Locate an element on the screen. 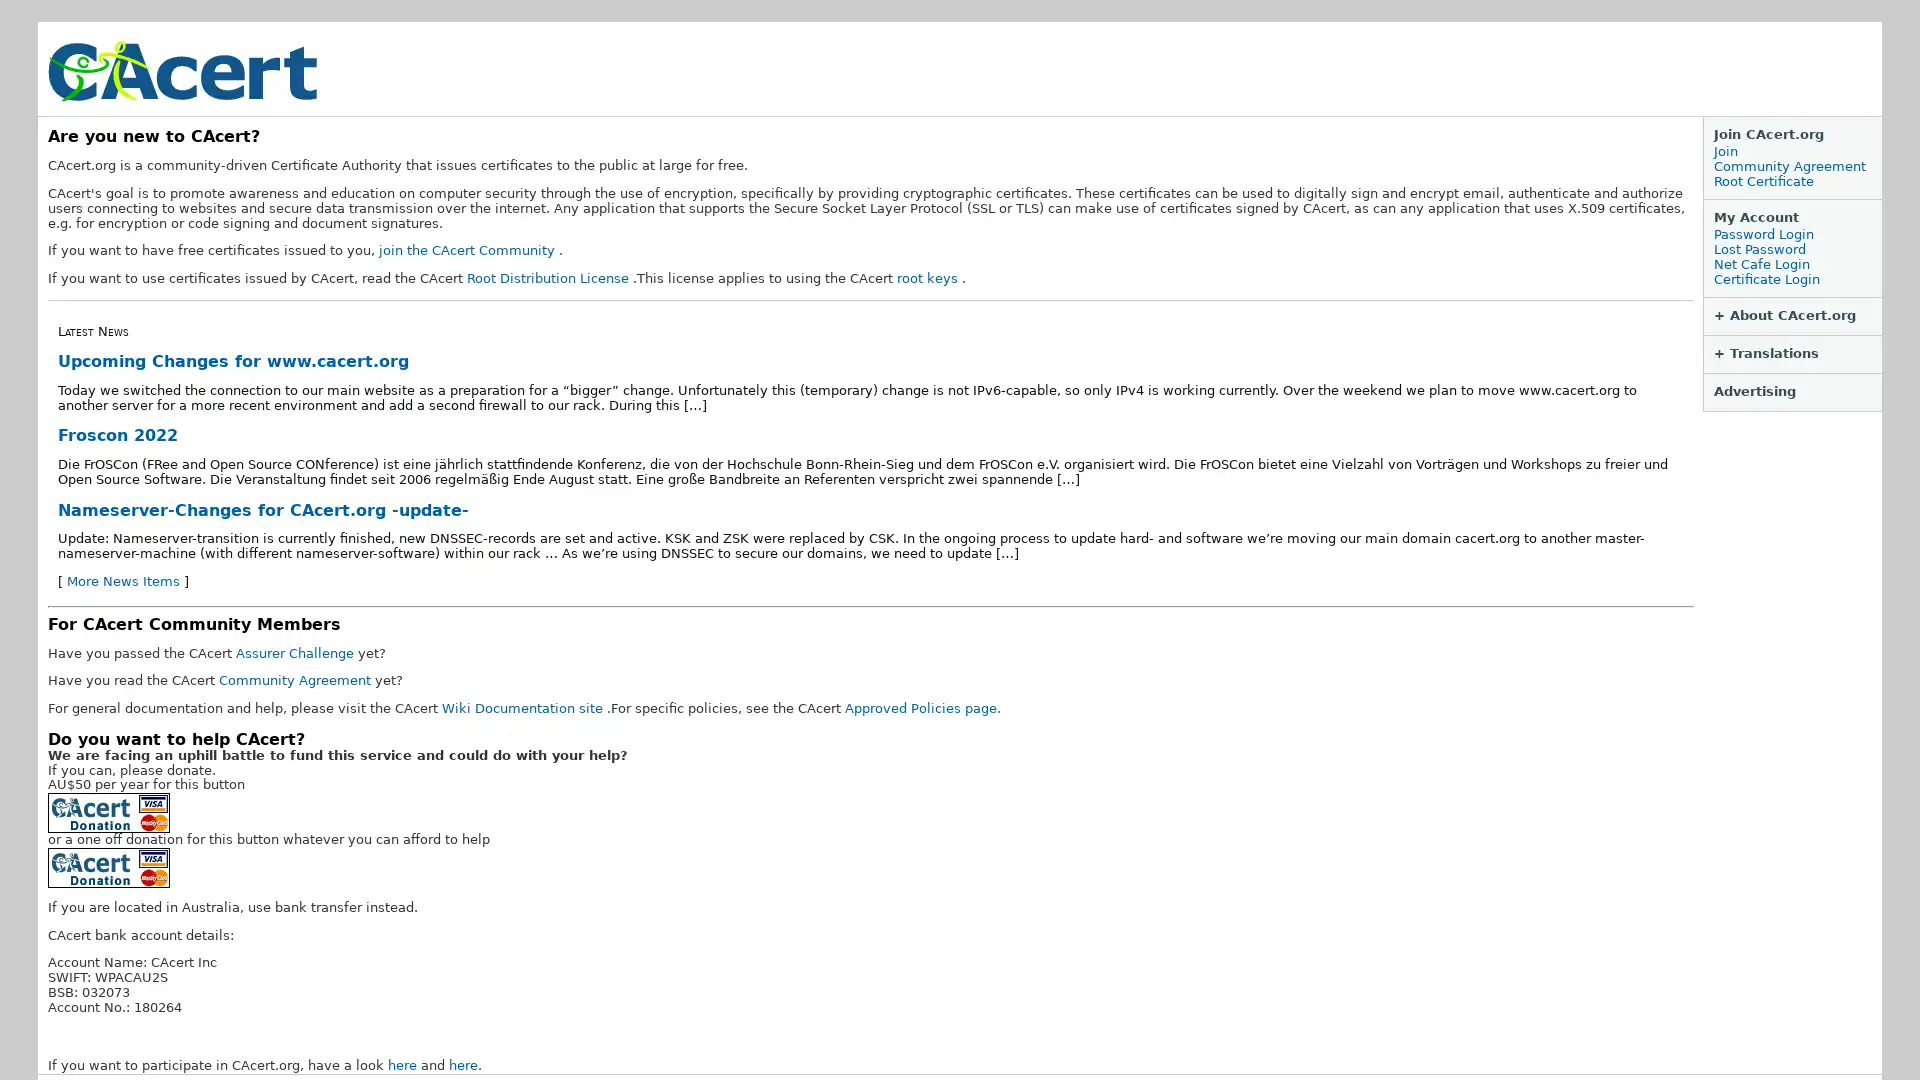 The width and height of the screenshot is (1920, 1080). Make payments with PayPal is located at coordinates (108, 866).